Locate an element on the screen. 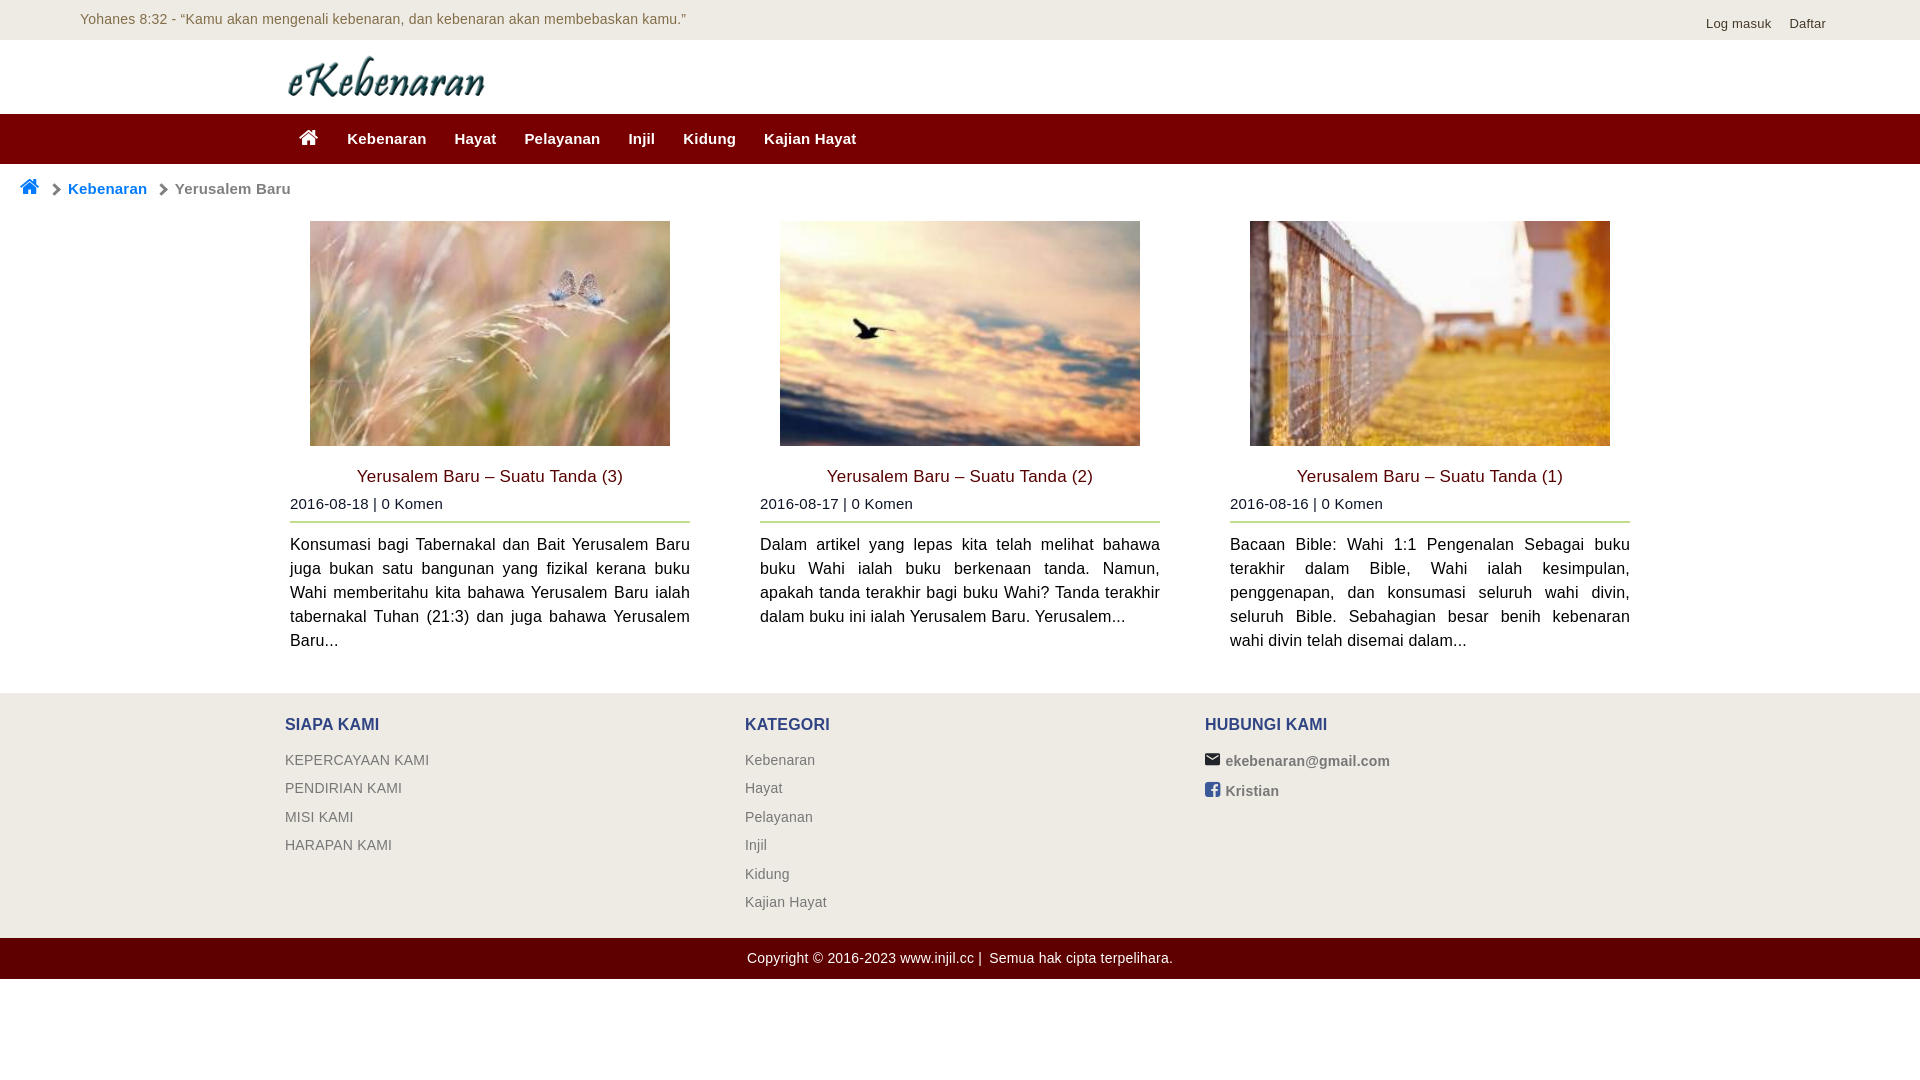 Image resolution: width=1920 pixels, height=1080 pixels. 'Kristian' is located at coordinates (1251, 789).